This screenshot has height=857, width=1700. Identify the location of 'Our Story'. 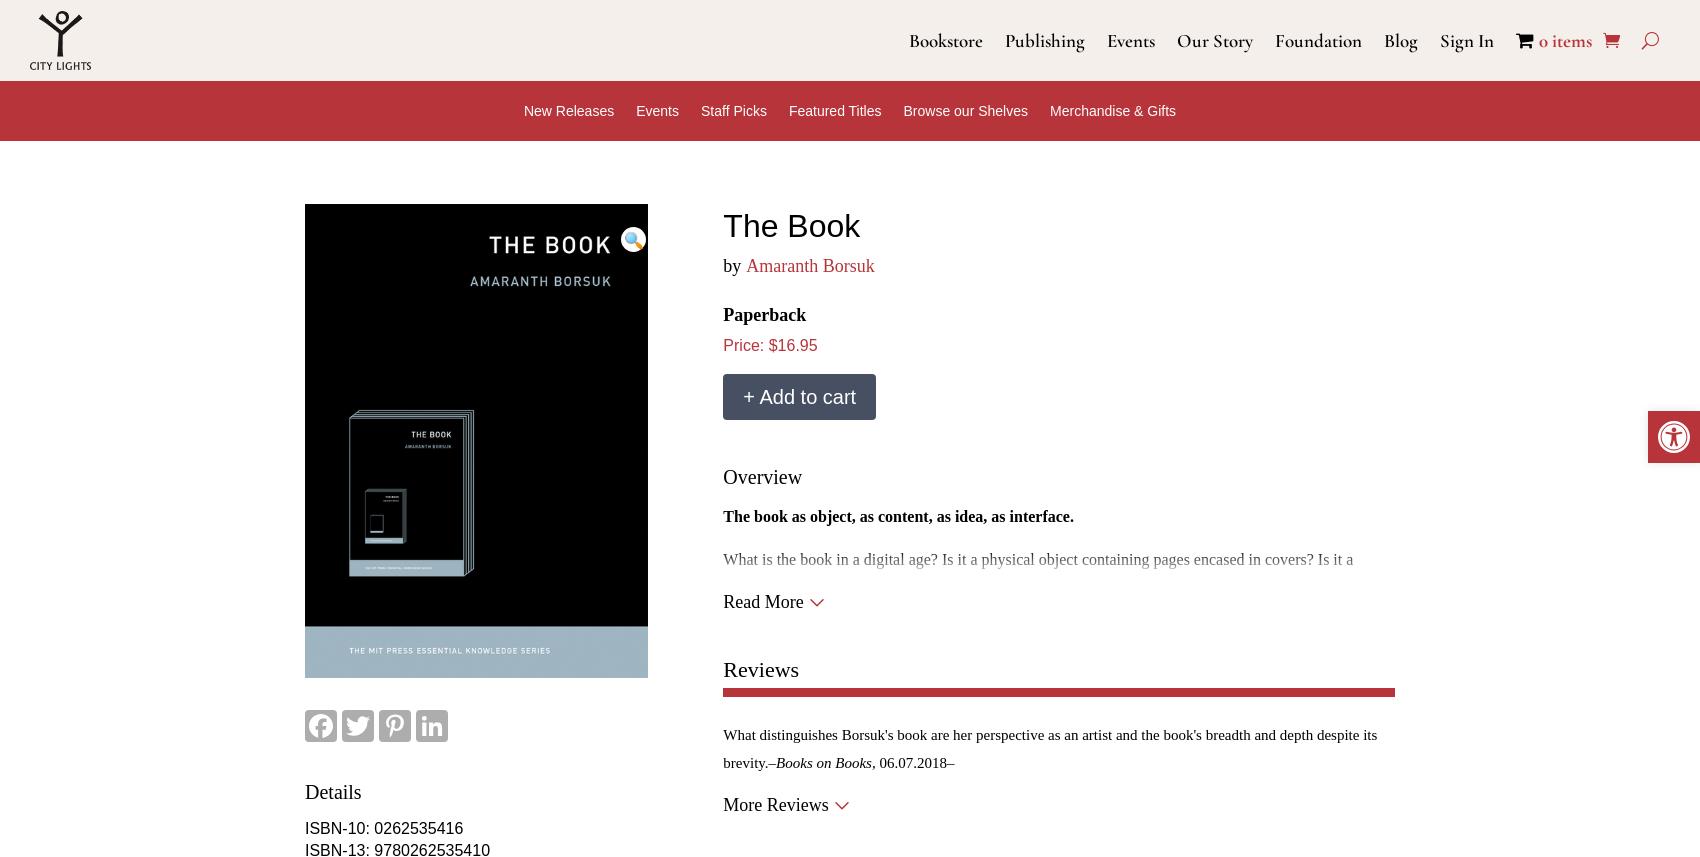
(1213, 39).